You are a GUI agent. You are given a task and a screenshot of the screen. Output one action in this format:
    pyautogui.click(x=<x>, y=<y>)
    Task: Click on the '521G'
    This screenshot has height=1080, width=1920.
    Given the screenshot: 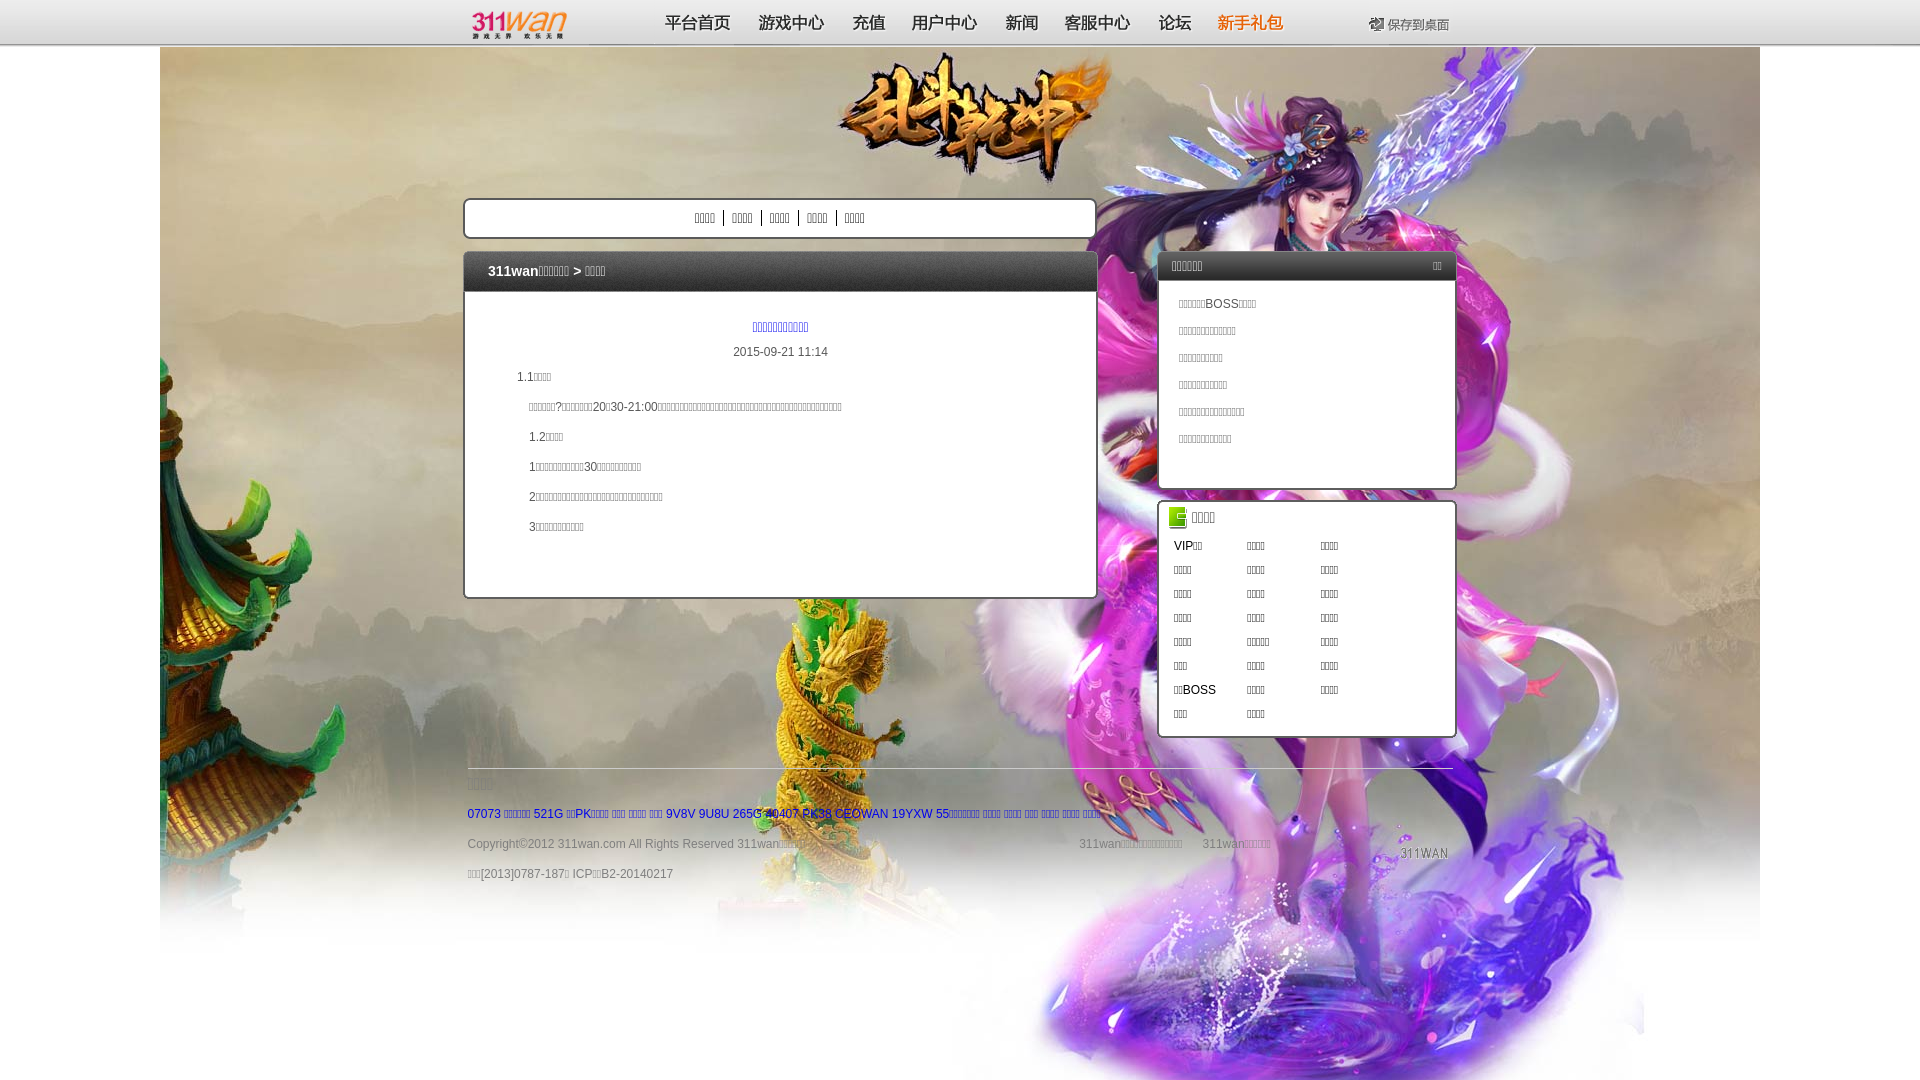 What is the action you would take?
    pyautogui.click(x=548, y=813)
    